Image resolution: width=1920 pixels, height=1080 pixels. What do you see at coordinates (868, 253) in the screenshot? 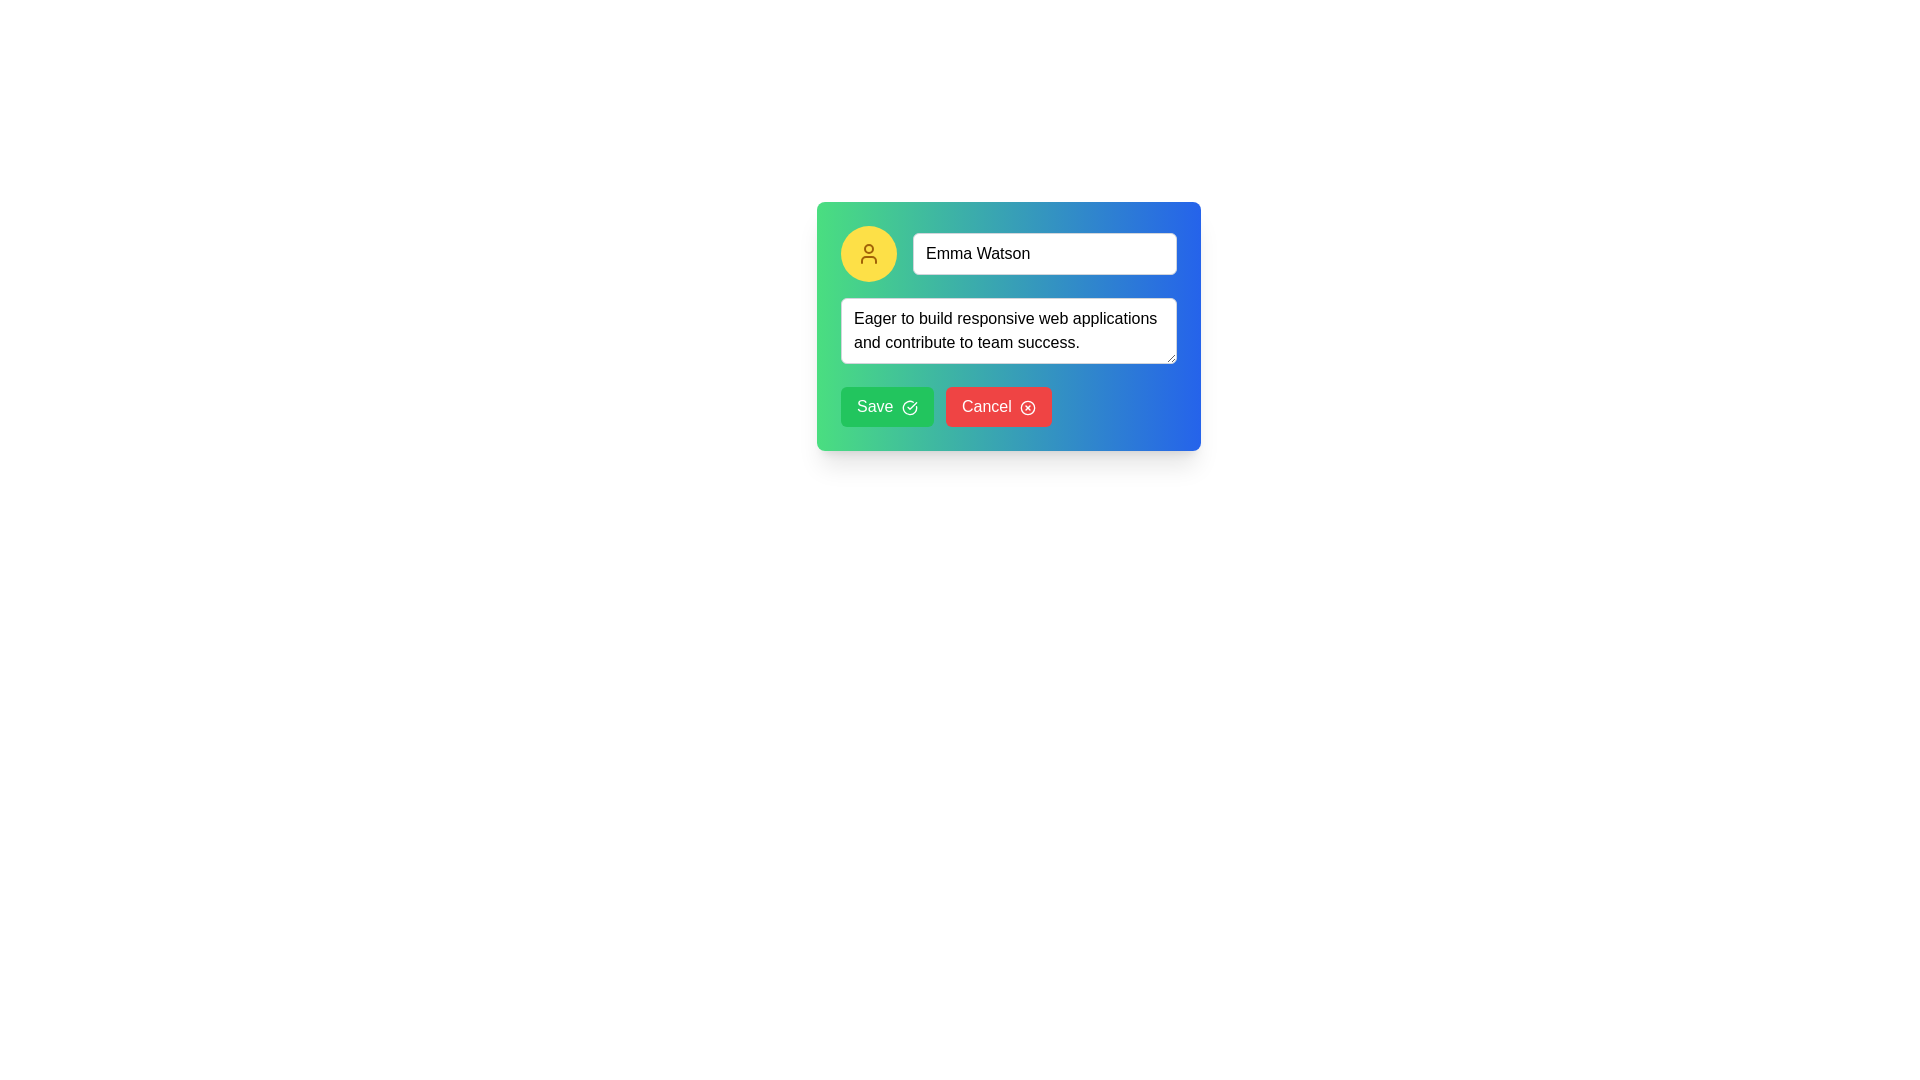
I see `the user silhouette icon with a bright yellow circular background located to the left of the 'Emma Watson' text input field` at bounding box center [868, 253].